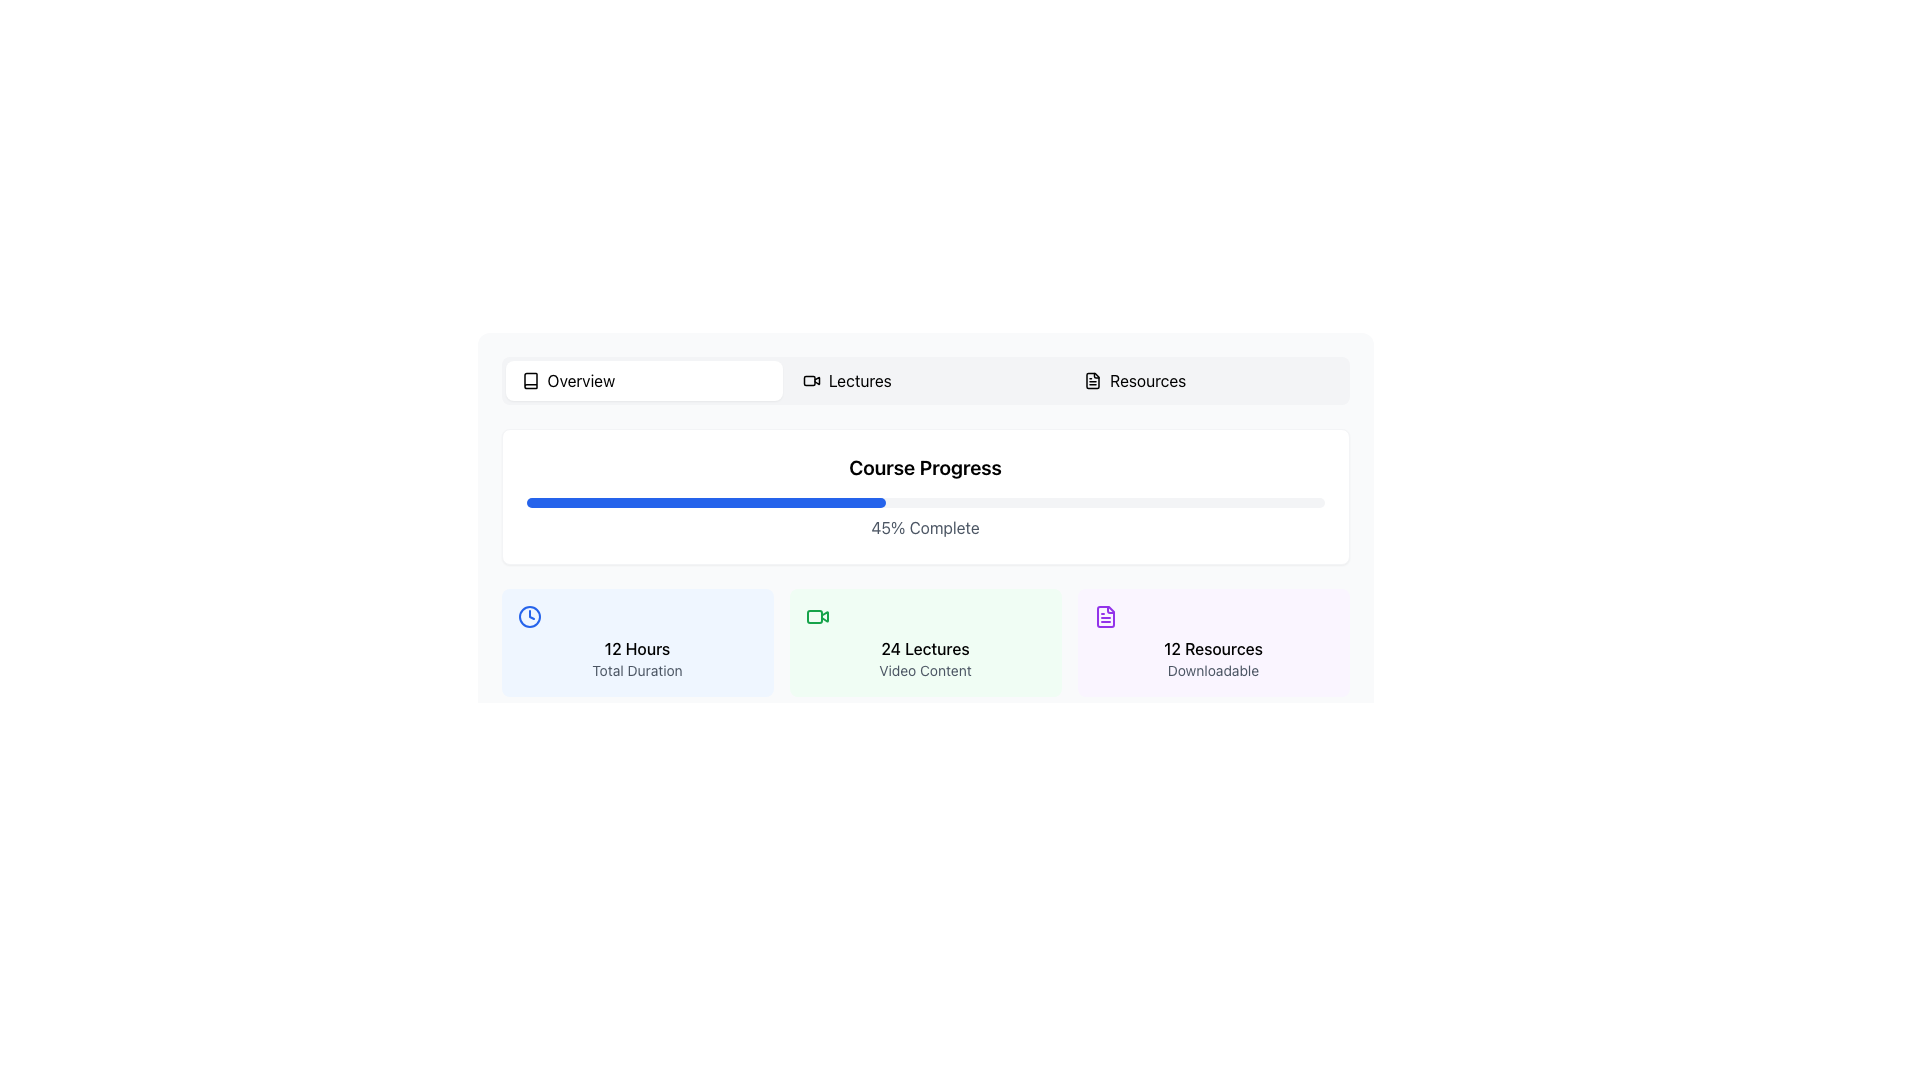 The width and height of the screenshot is (1920, 1080). Describe the element at coordinates (530, 381) in the screenshot. I see `the small, book-shaped icon represented by a minimalistic, line-based graphic style located within the 'Overview' tab of the navigation area` at that location.